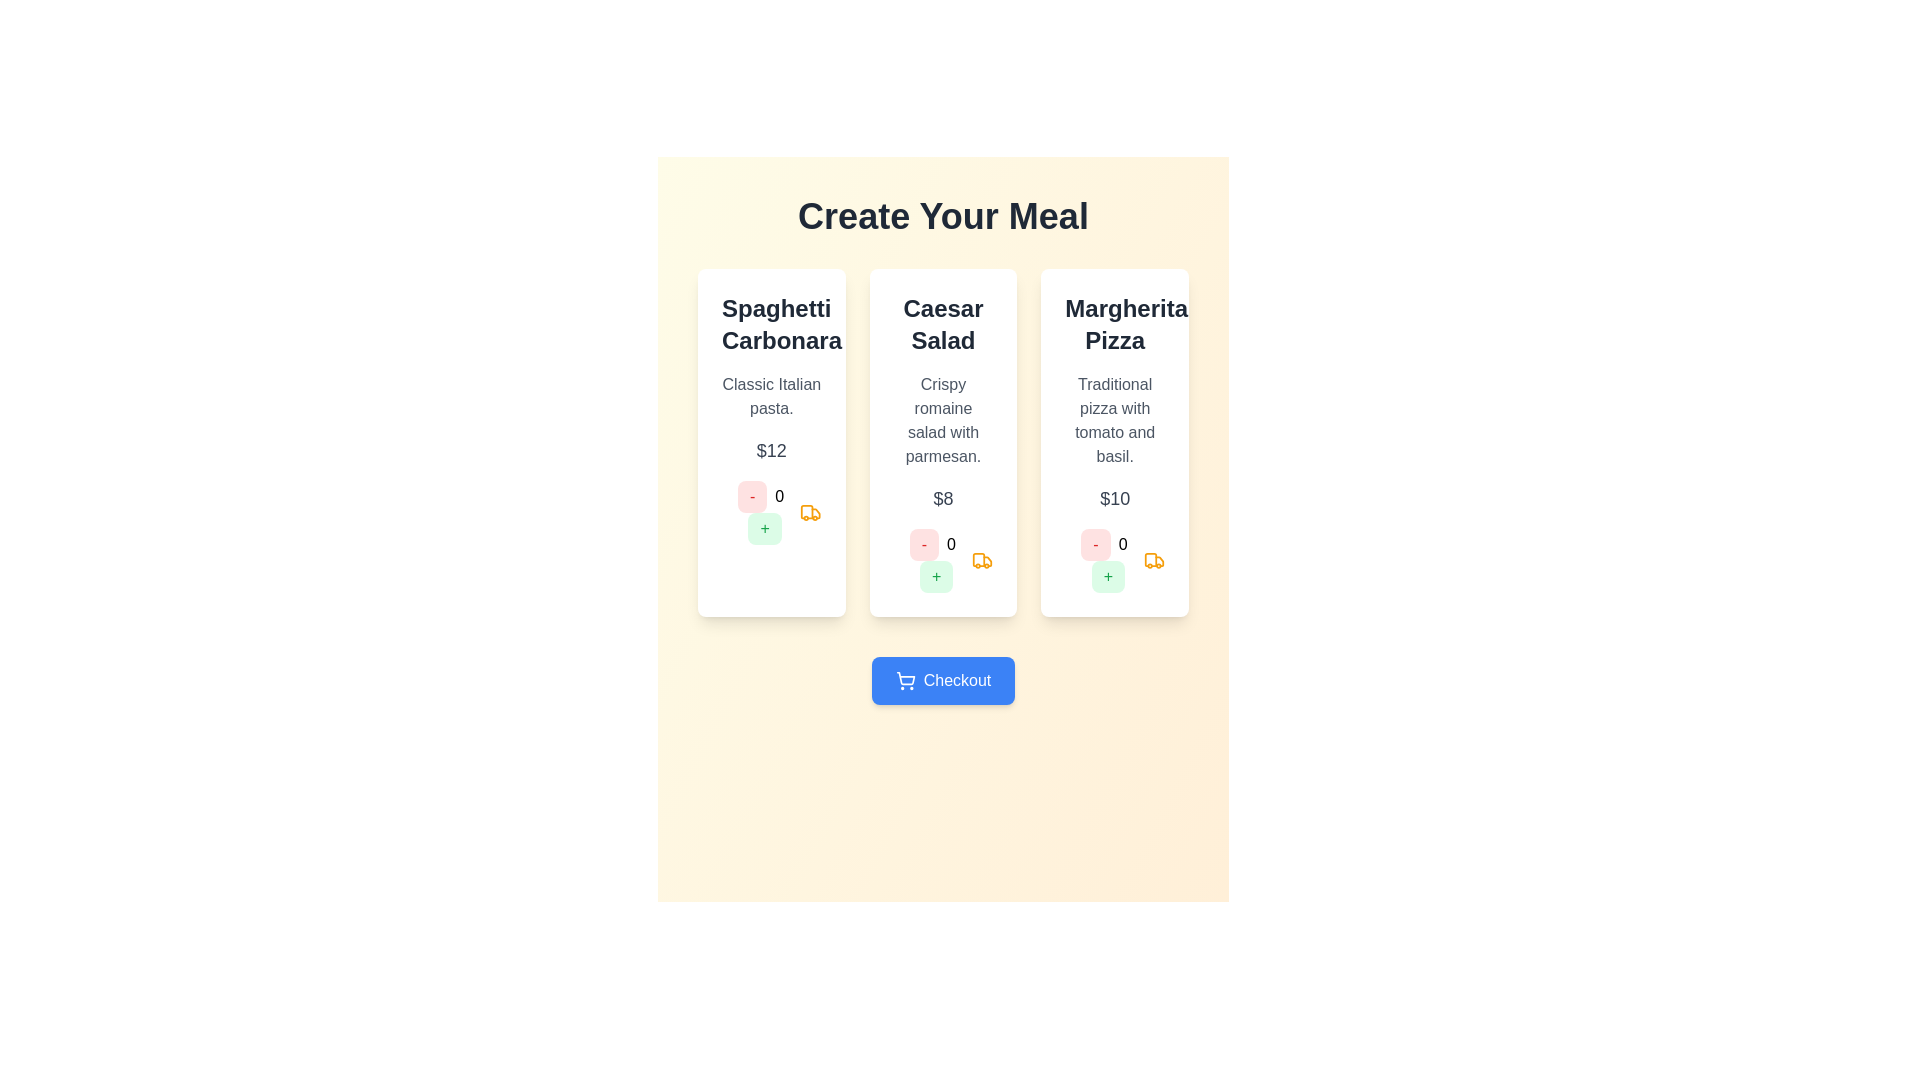 This screenshot has width=1920, height=1080. I want to click on the header element displaying 'Create Your Meal', which is styled prominently and centered at the top of the content area, so click(942, 216).